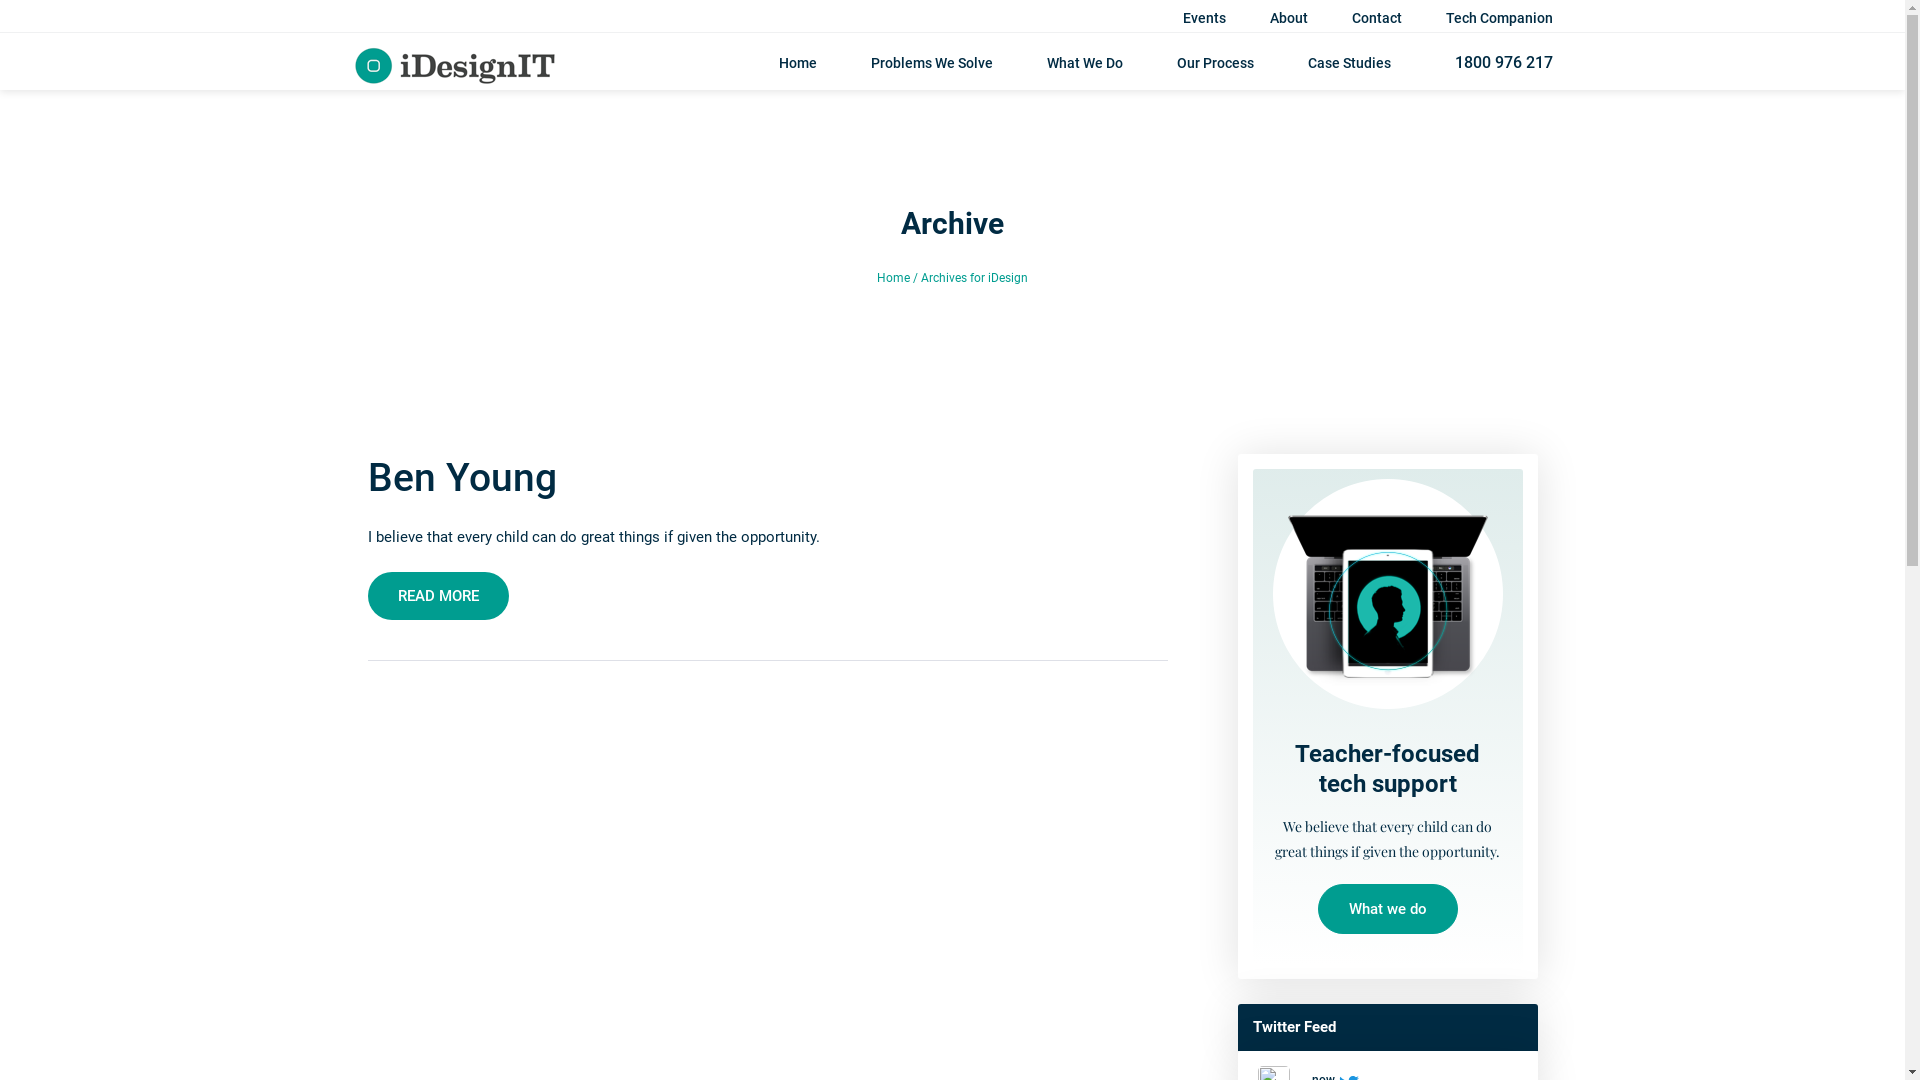 The width and height of the screenshot is (1920, 1080). What do you see at coordinates (1386, 909) in the screenshot?
I see `'What we do'` at bounding box center [1386, 909].